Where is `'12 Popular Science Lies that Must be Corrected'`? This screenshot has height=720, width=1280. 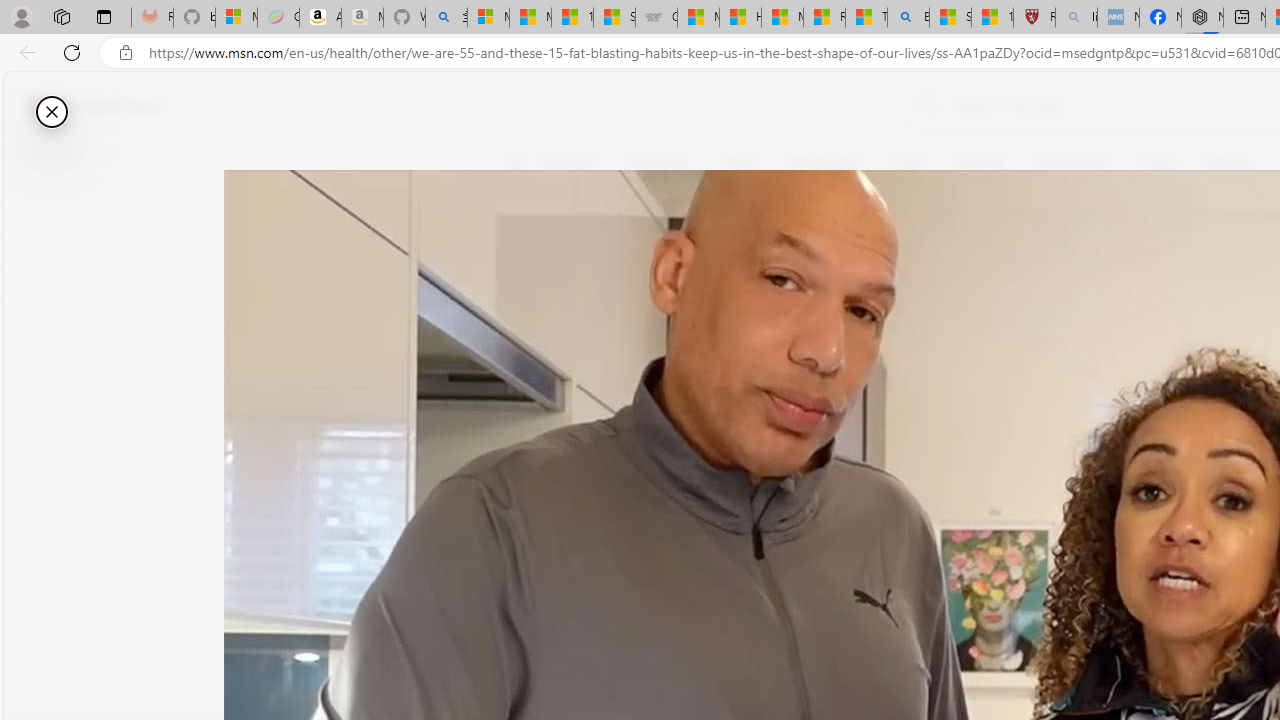
'12 Popular Science Lies that Must be Corrected' is located at coordinates (992, 17).